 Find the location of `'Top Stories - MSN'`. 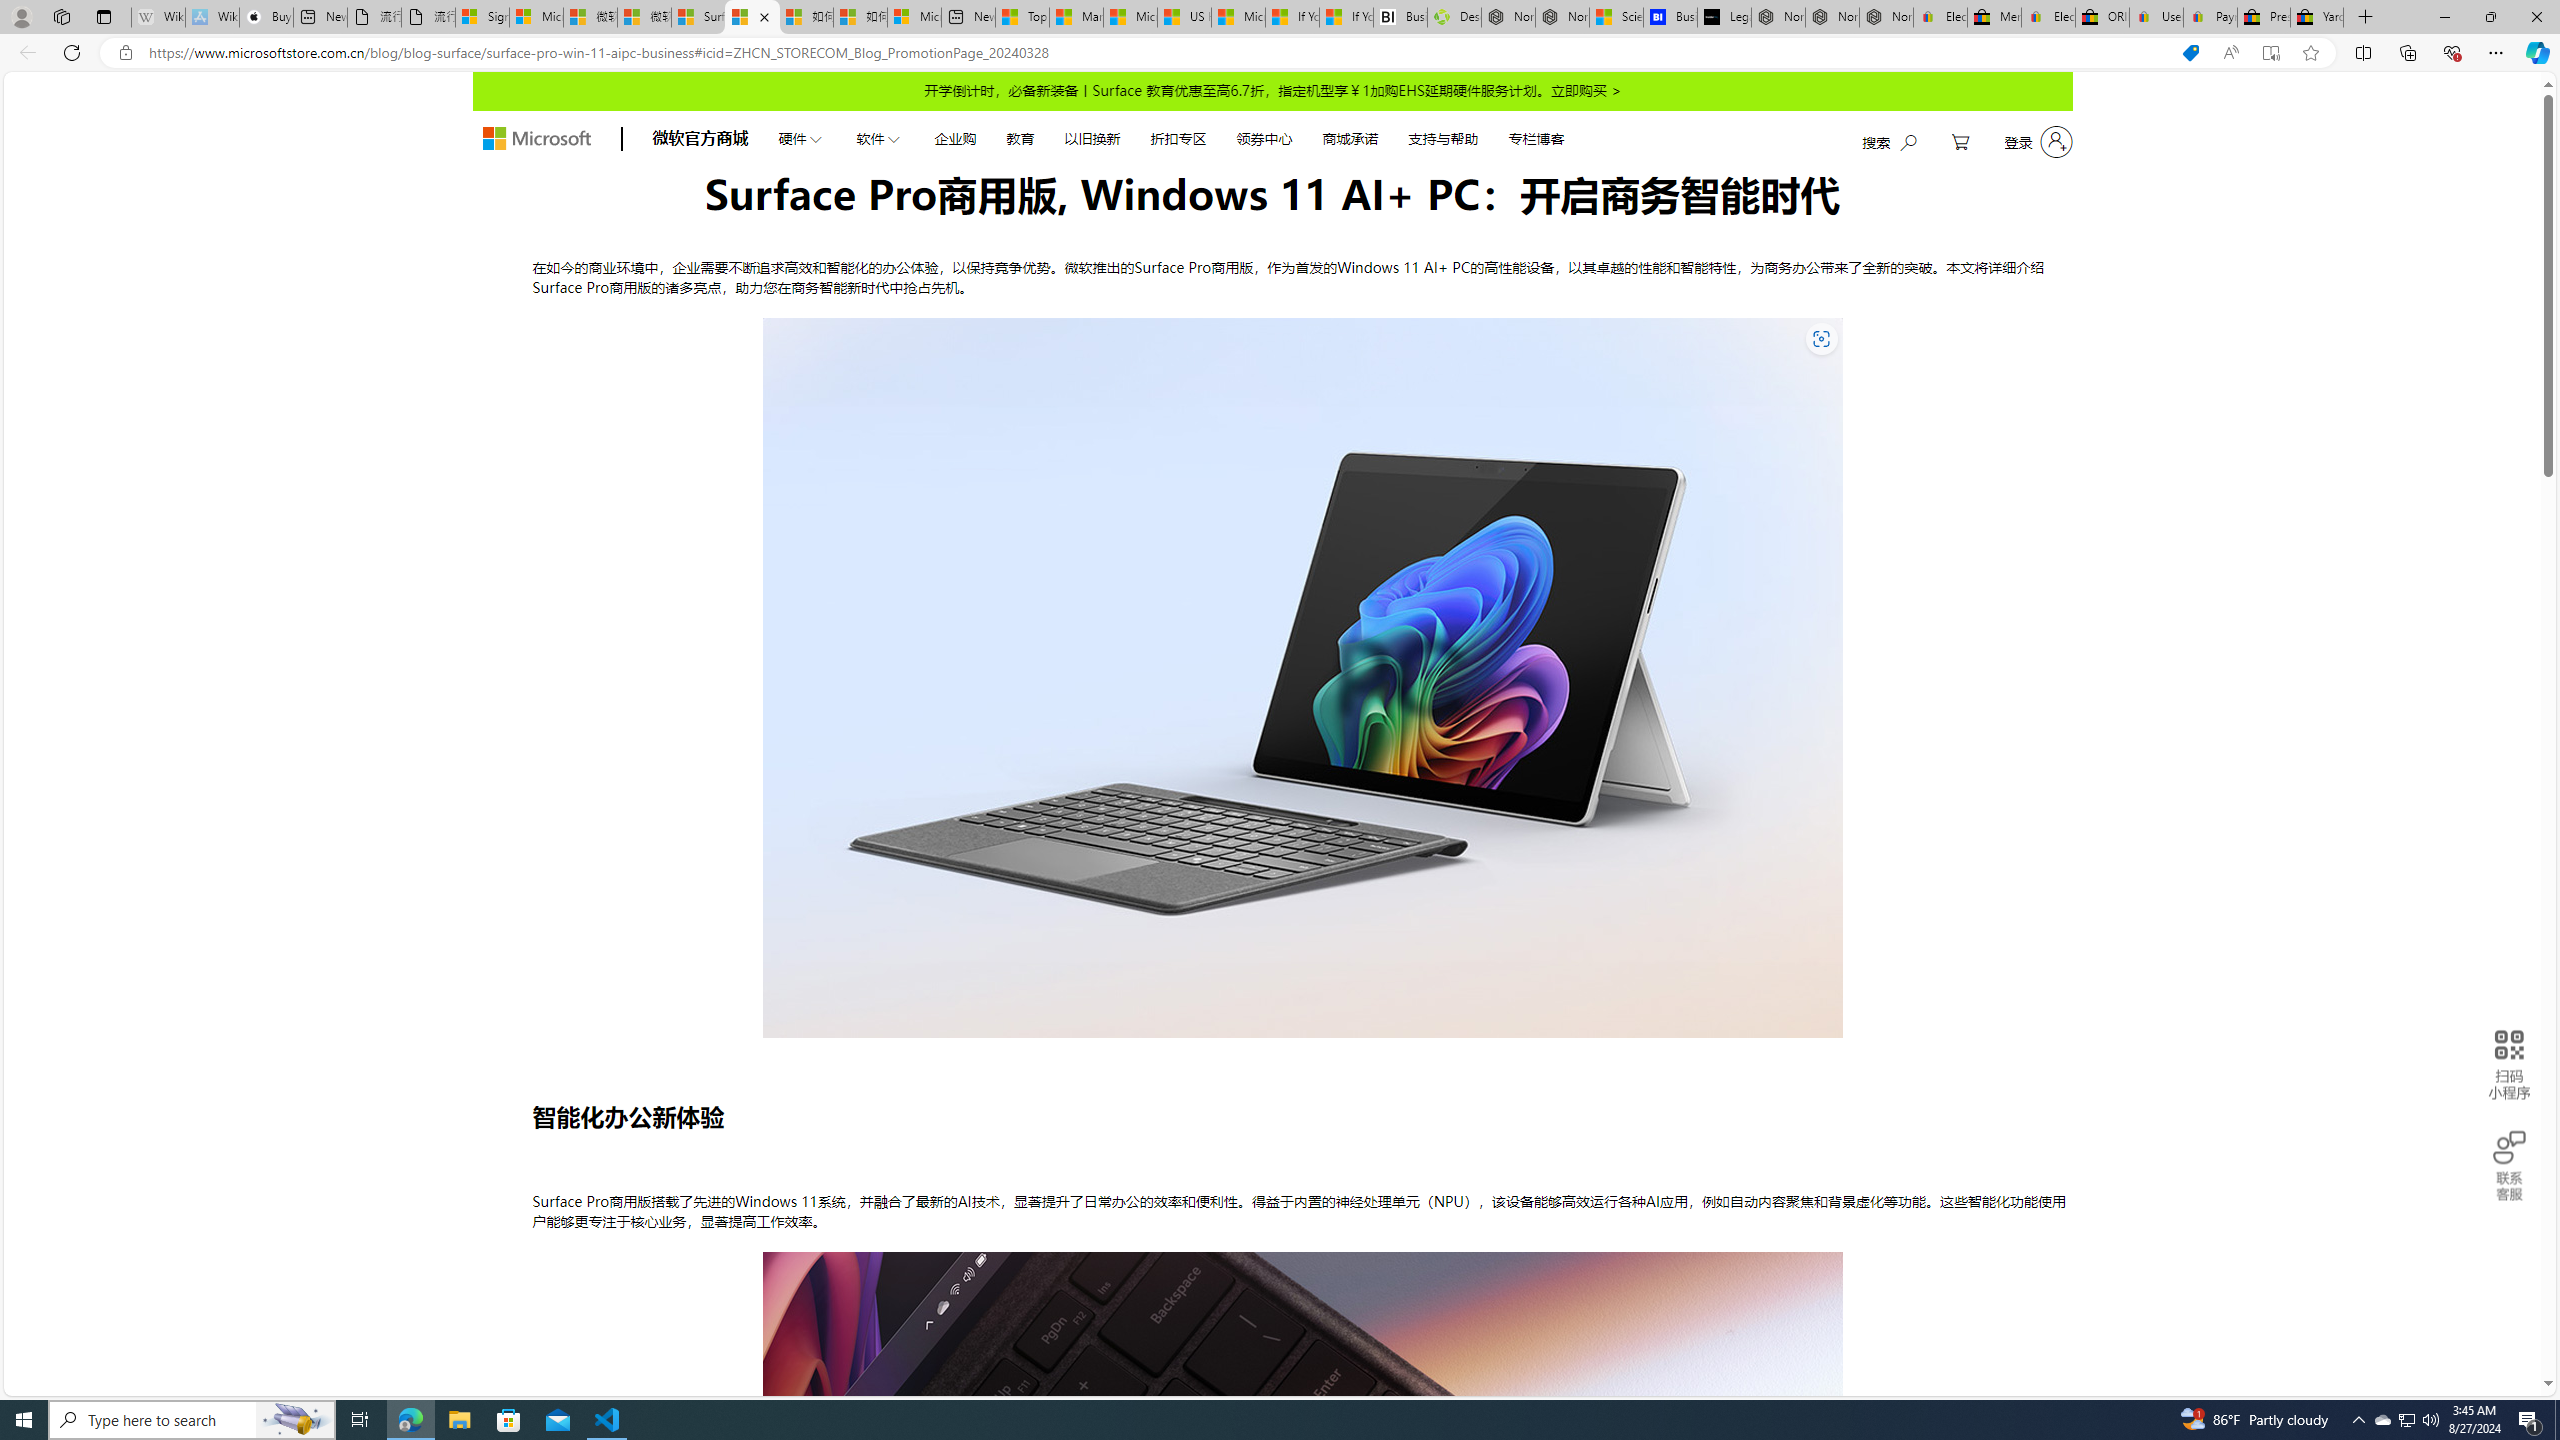

'Top Stories - MSN' is located at coordinates (1022, 16).